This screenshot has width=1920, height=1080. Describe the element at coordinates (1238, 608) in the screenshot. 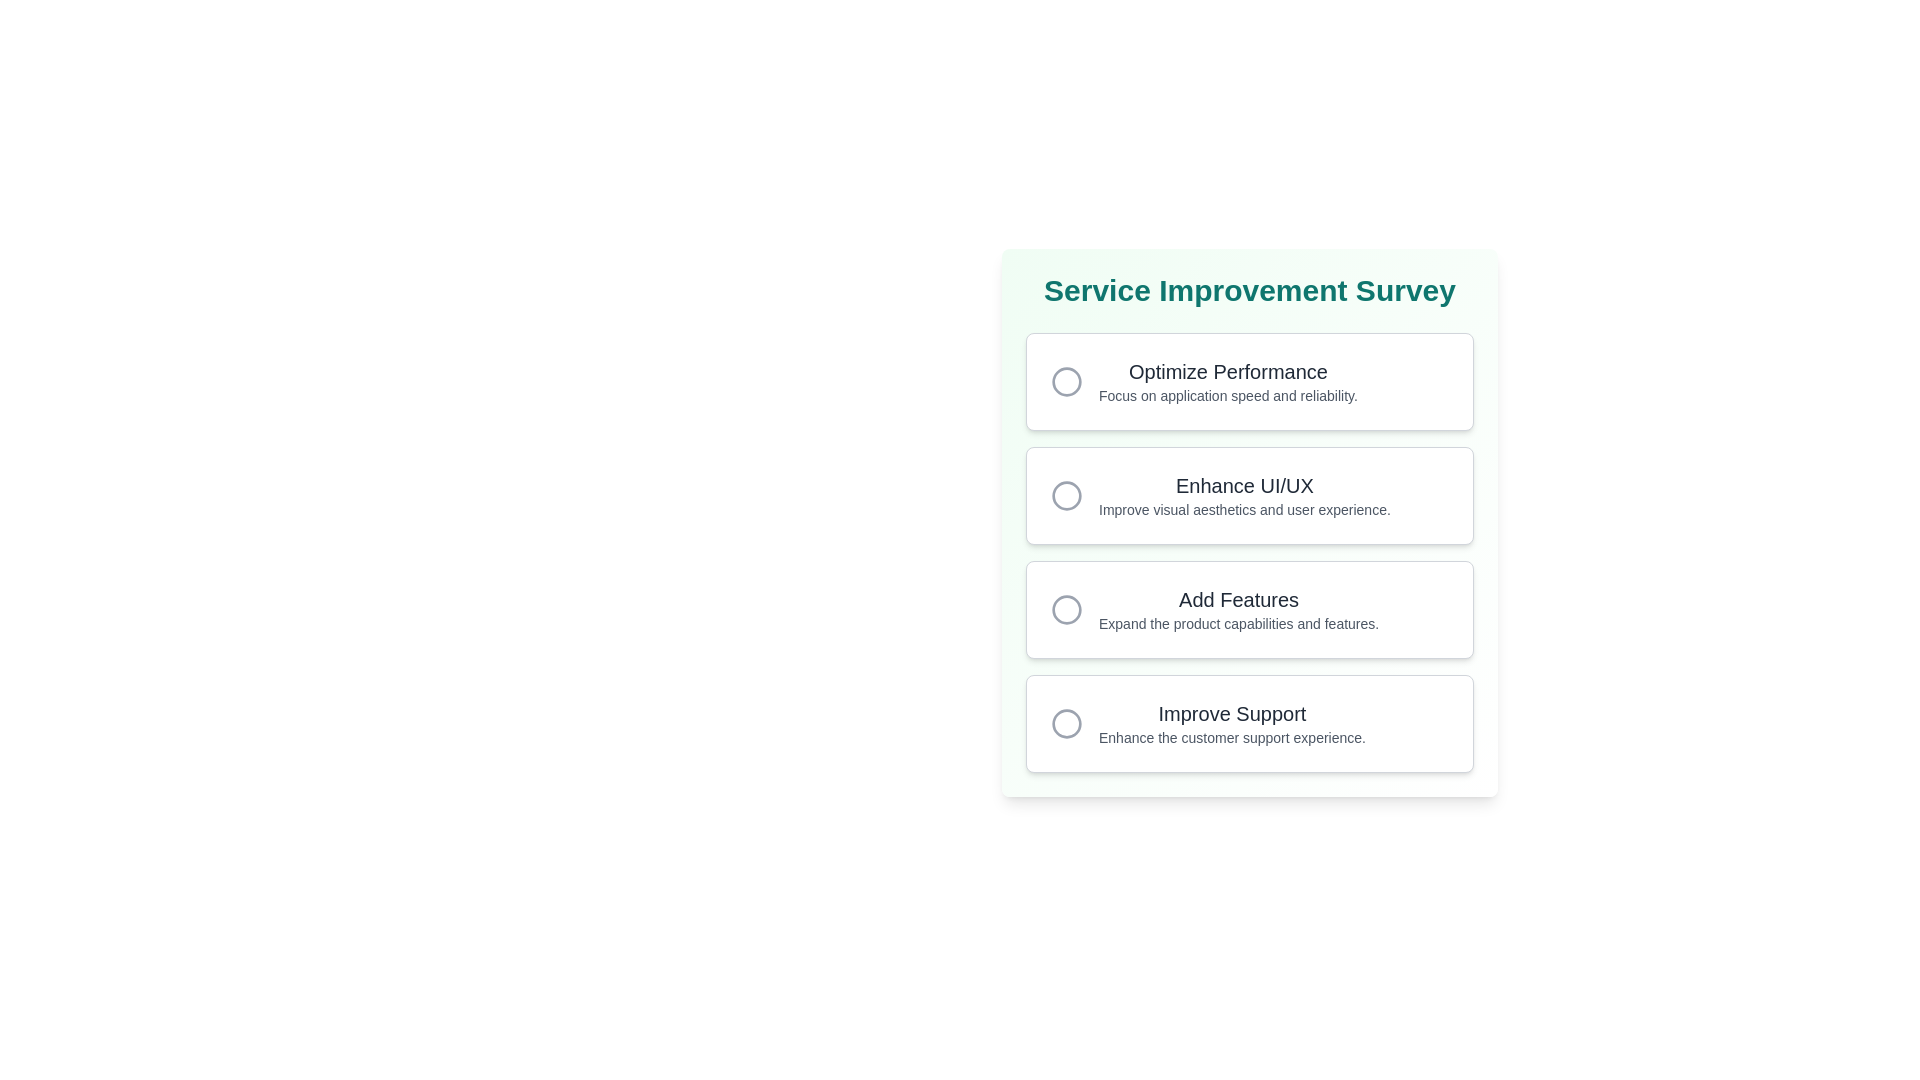

I see `the 'Add Features' textual selection option` at that location.